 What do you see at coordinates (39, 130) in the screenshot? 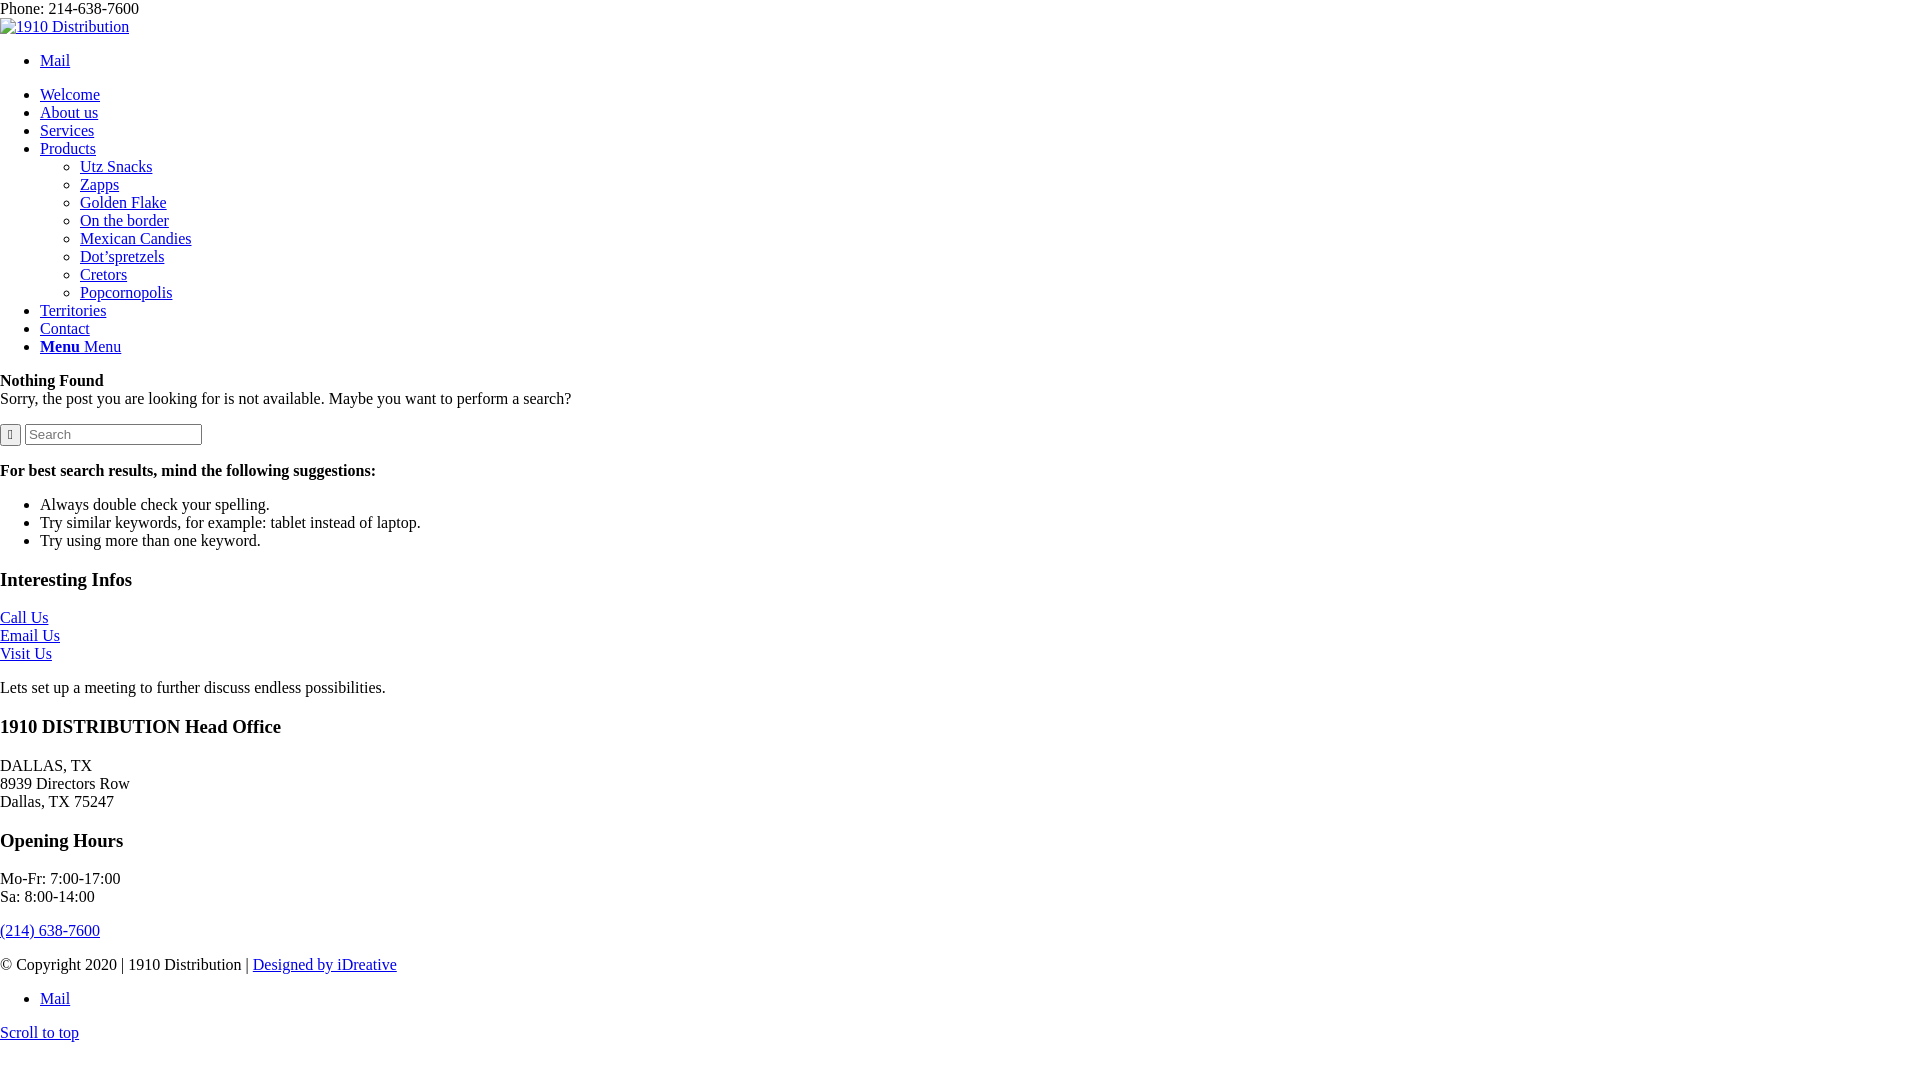
I see `'Services'` at bounding box center [39, 130].